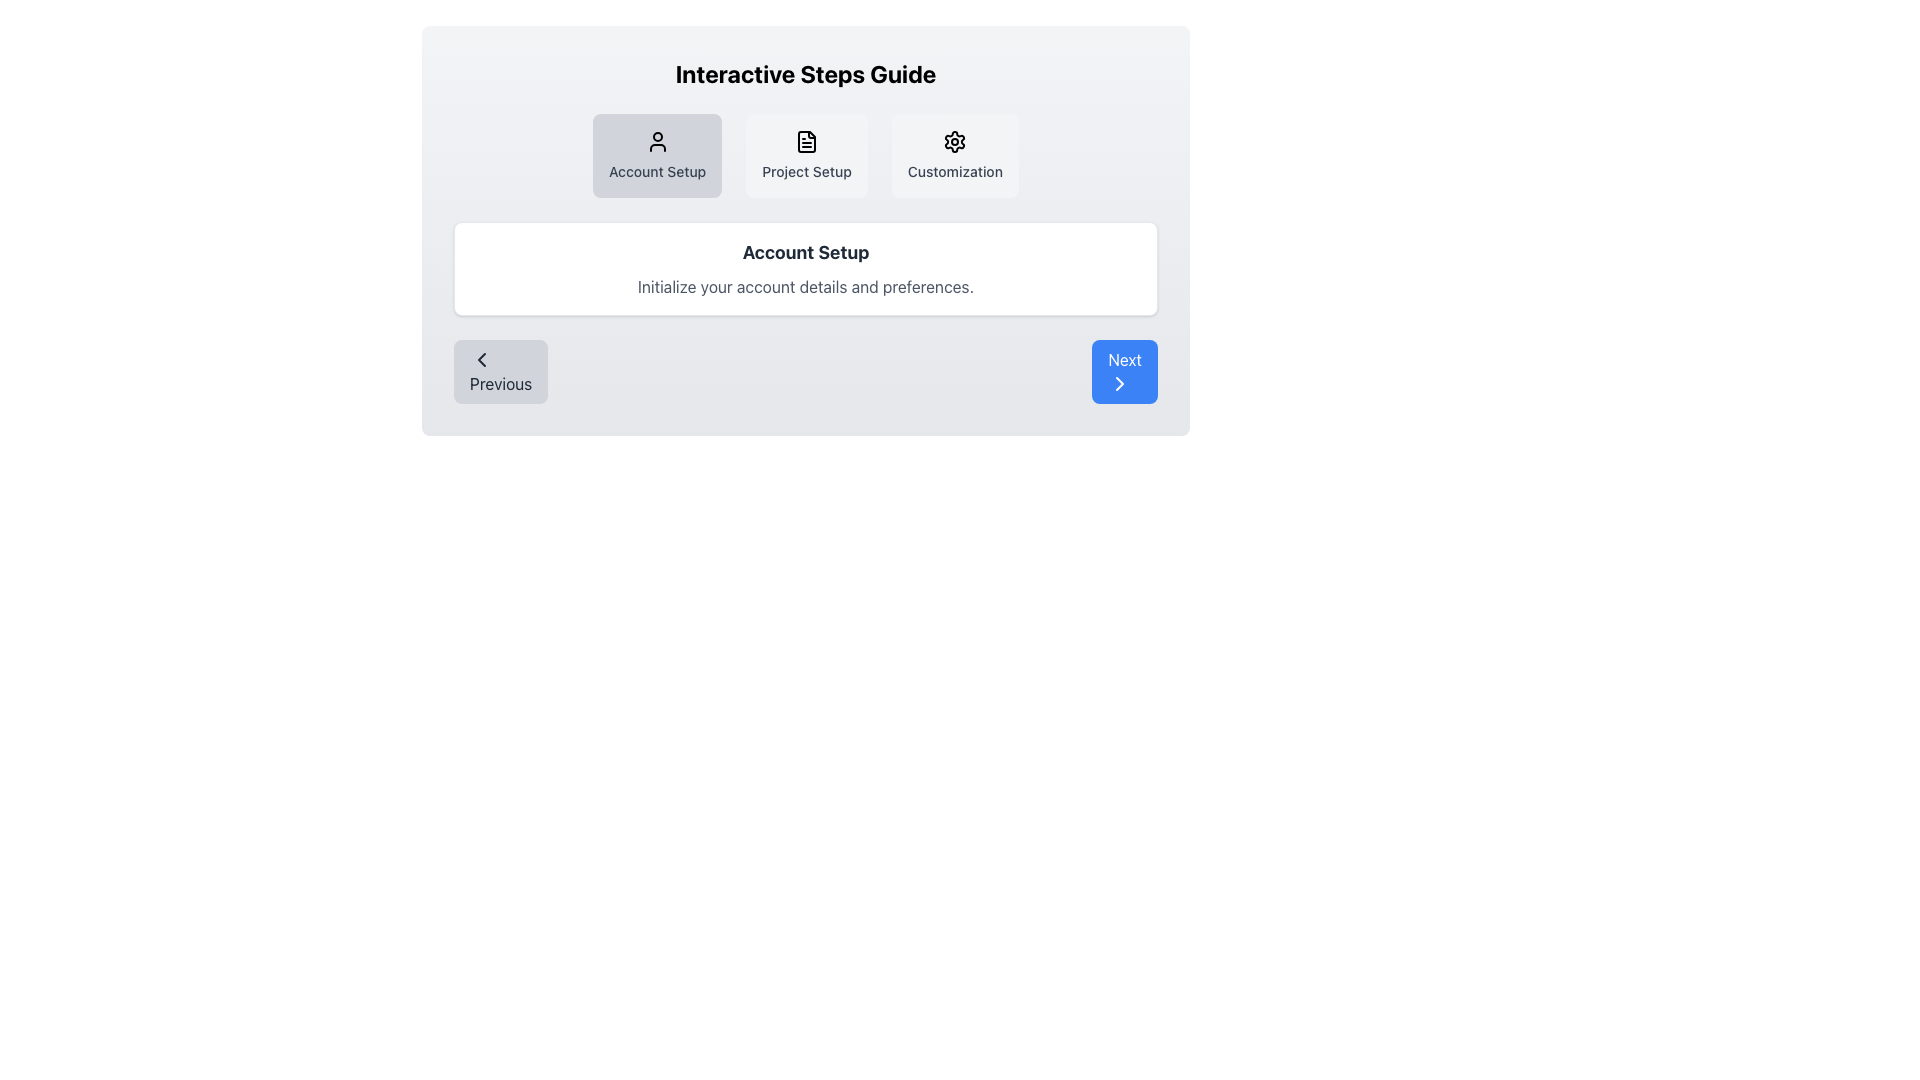 The width and height of the screenshot is (1920, 1080). What do you see at coordinates (806, 268) in the screenshot?
I see `the 'Account Setup' informational box, which introduces the account setup process and provides a brief description of initializing account details and preferences` at bounding box center [806, 268].